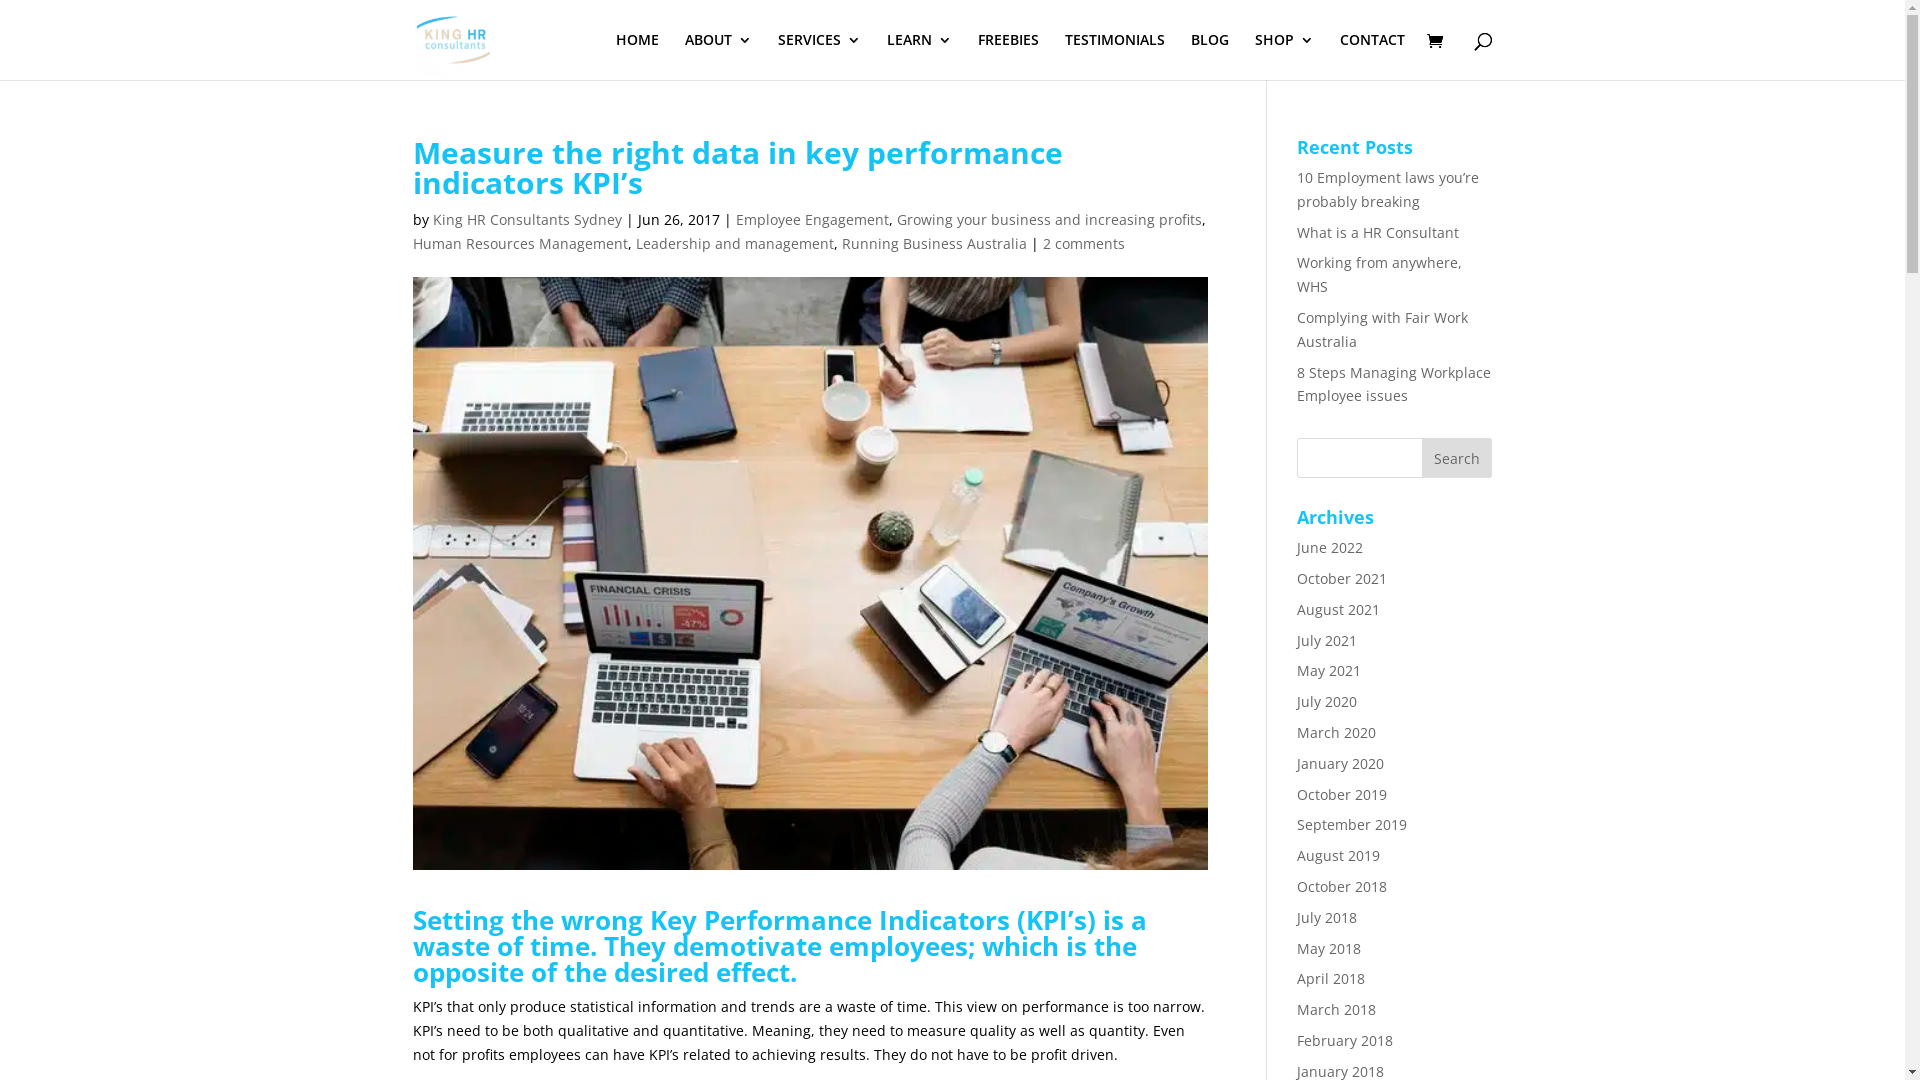 This screenshot has height=1080, width=1920. I want to click on 'July 2020', so click(1326, 700).